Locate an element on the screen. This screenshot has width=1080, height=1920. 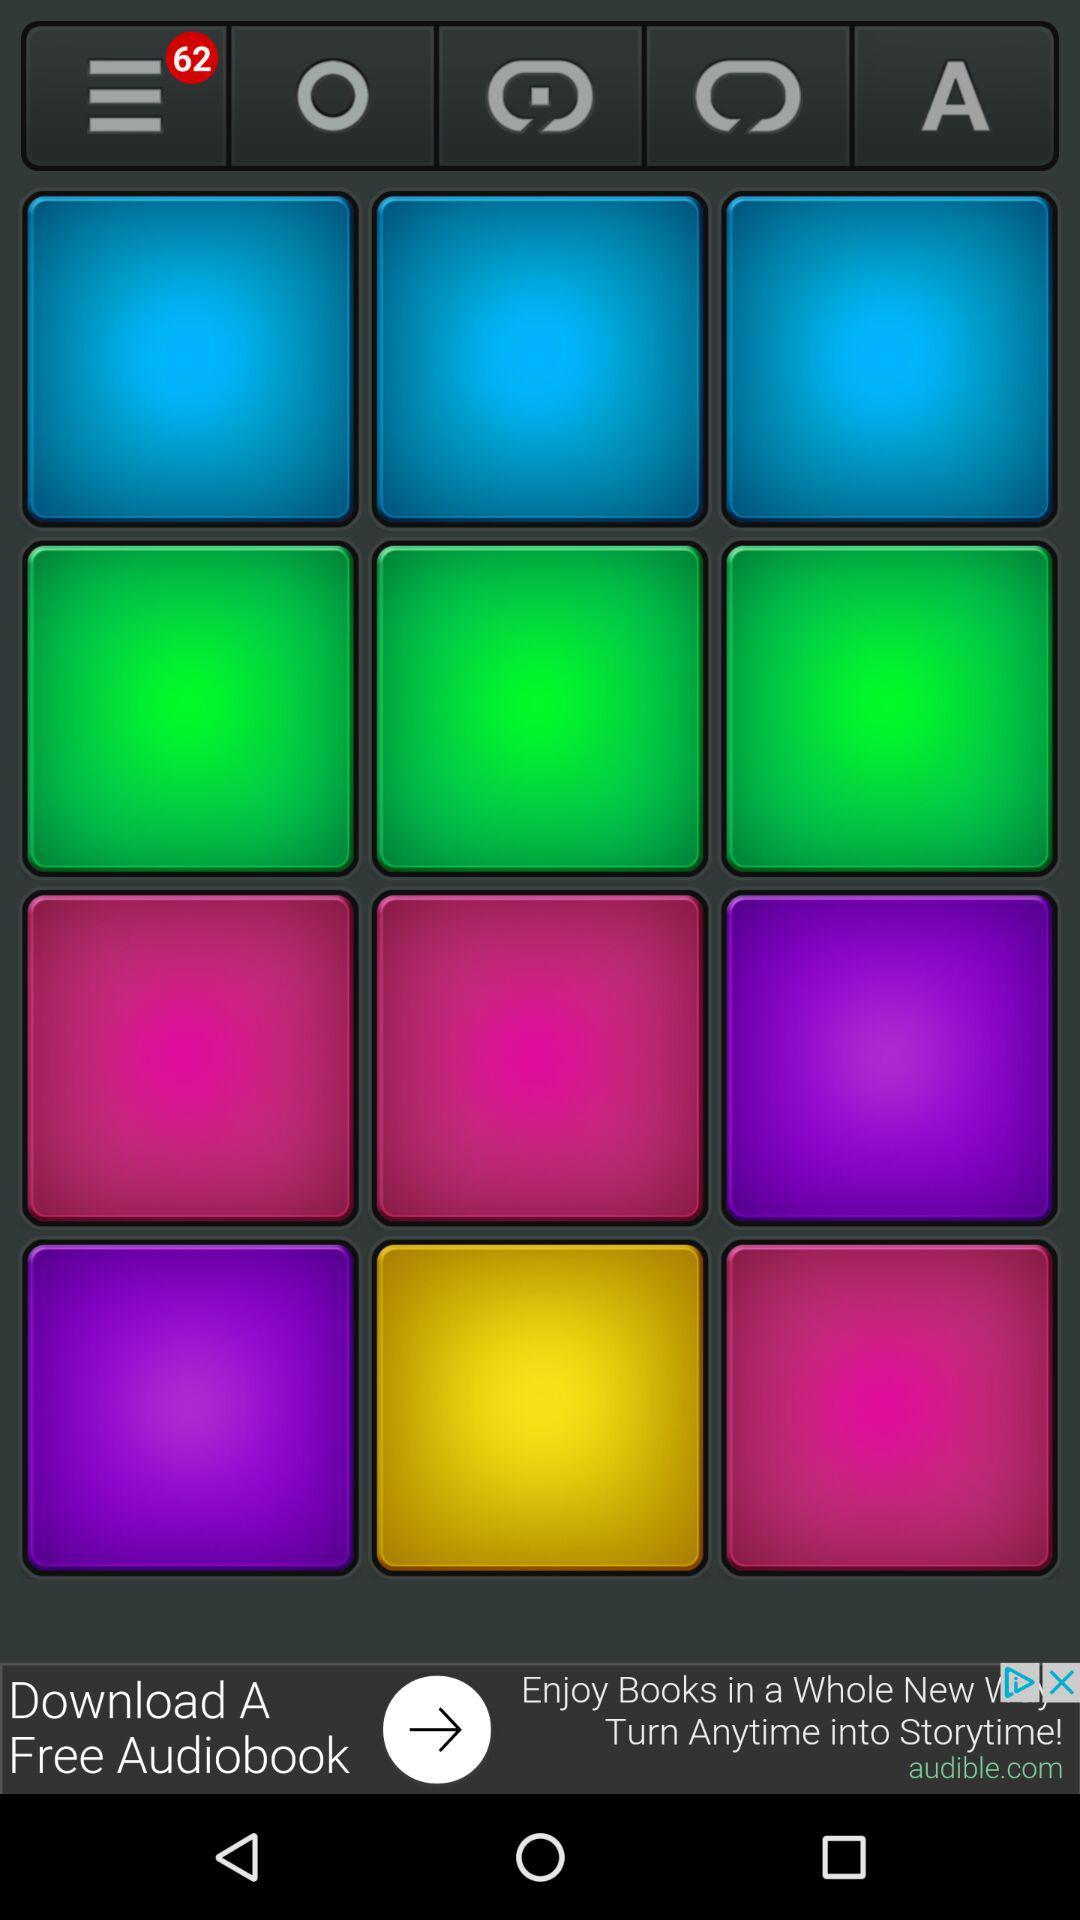
blue color is located at coordinates (888, 359).